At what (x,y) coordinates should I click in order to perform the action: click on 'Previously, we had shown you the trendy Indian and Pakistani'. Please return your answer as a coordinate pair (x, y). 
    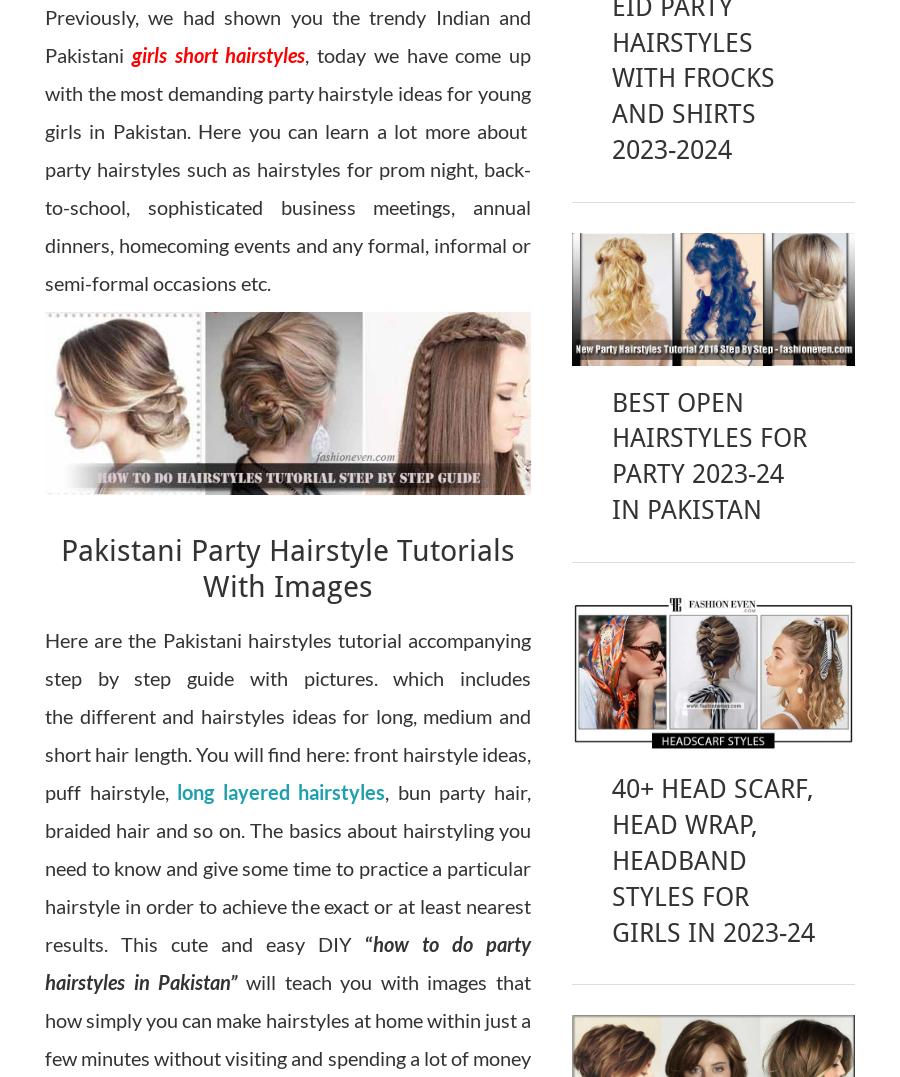
    Looking at the image, I should click on (287, 34).